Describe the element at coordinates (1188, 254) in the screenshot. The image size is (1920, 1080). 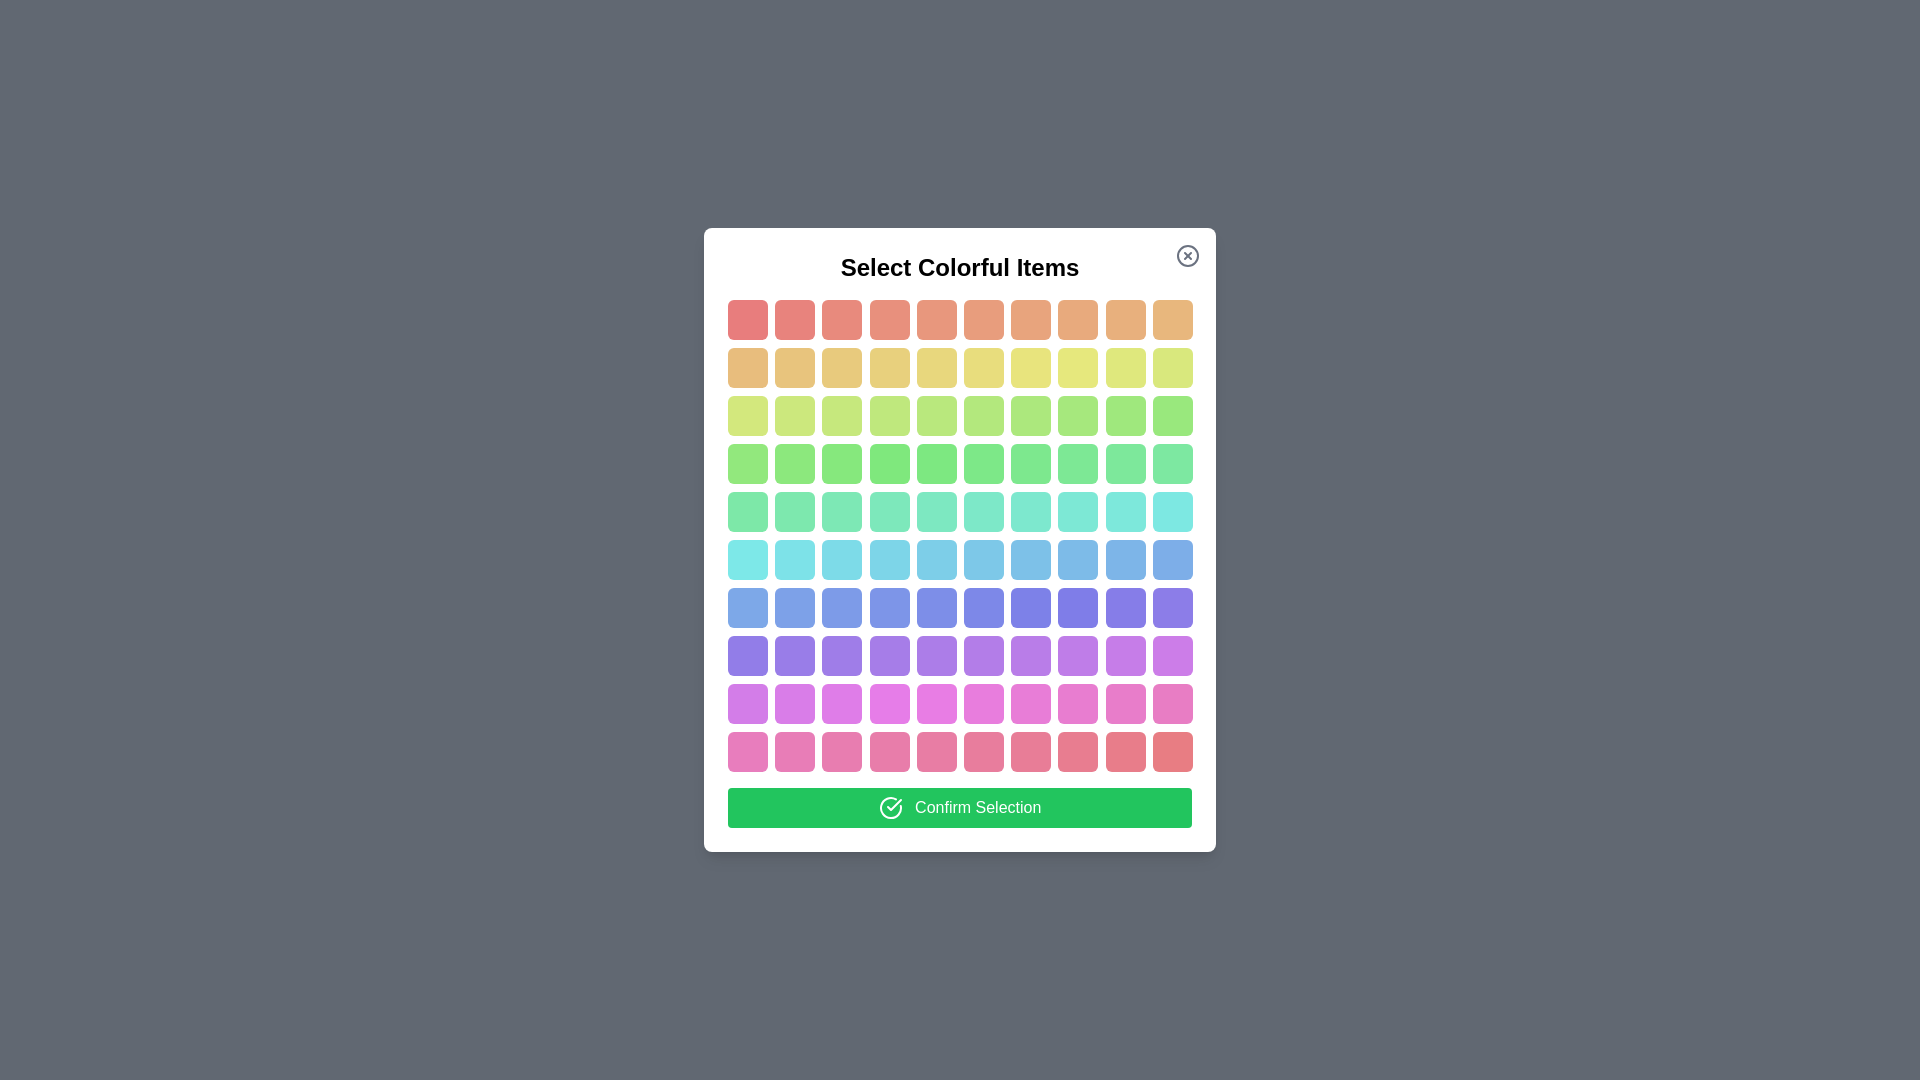
I see `the close button located at the top-right corner of the dialog` at that location.